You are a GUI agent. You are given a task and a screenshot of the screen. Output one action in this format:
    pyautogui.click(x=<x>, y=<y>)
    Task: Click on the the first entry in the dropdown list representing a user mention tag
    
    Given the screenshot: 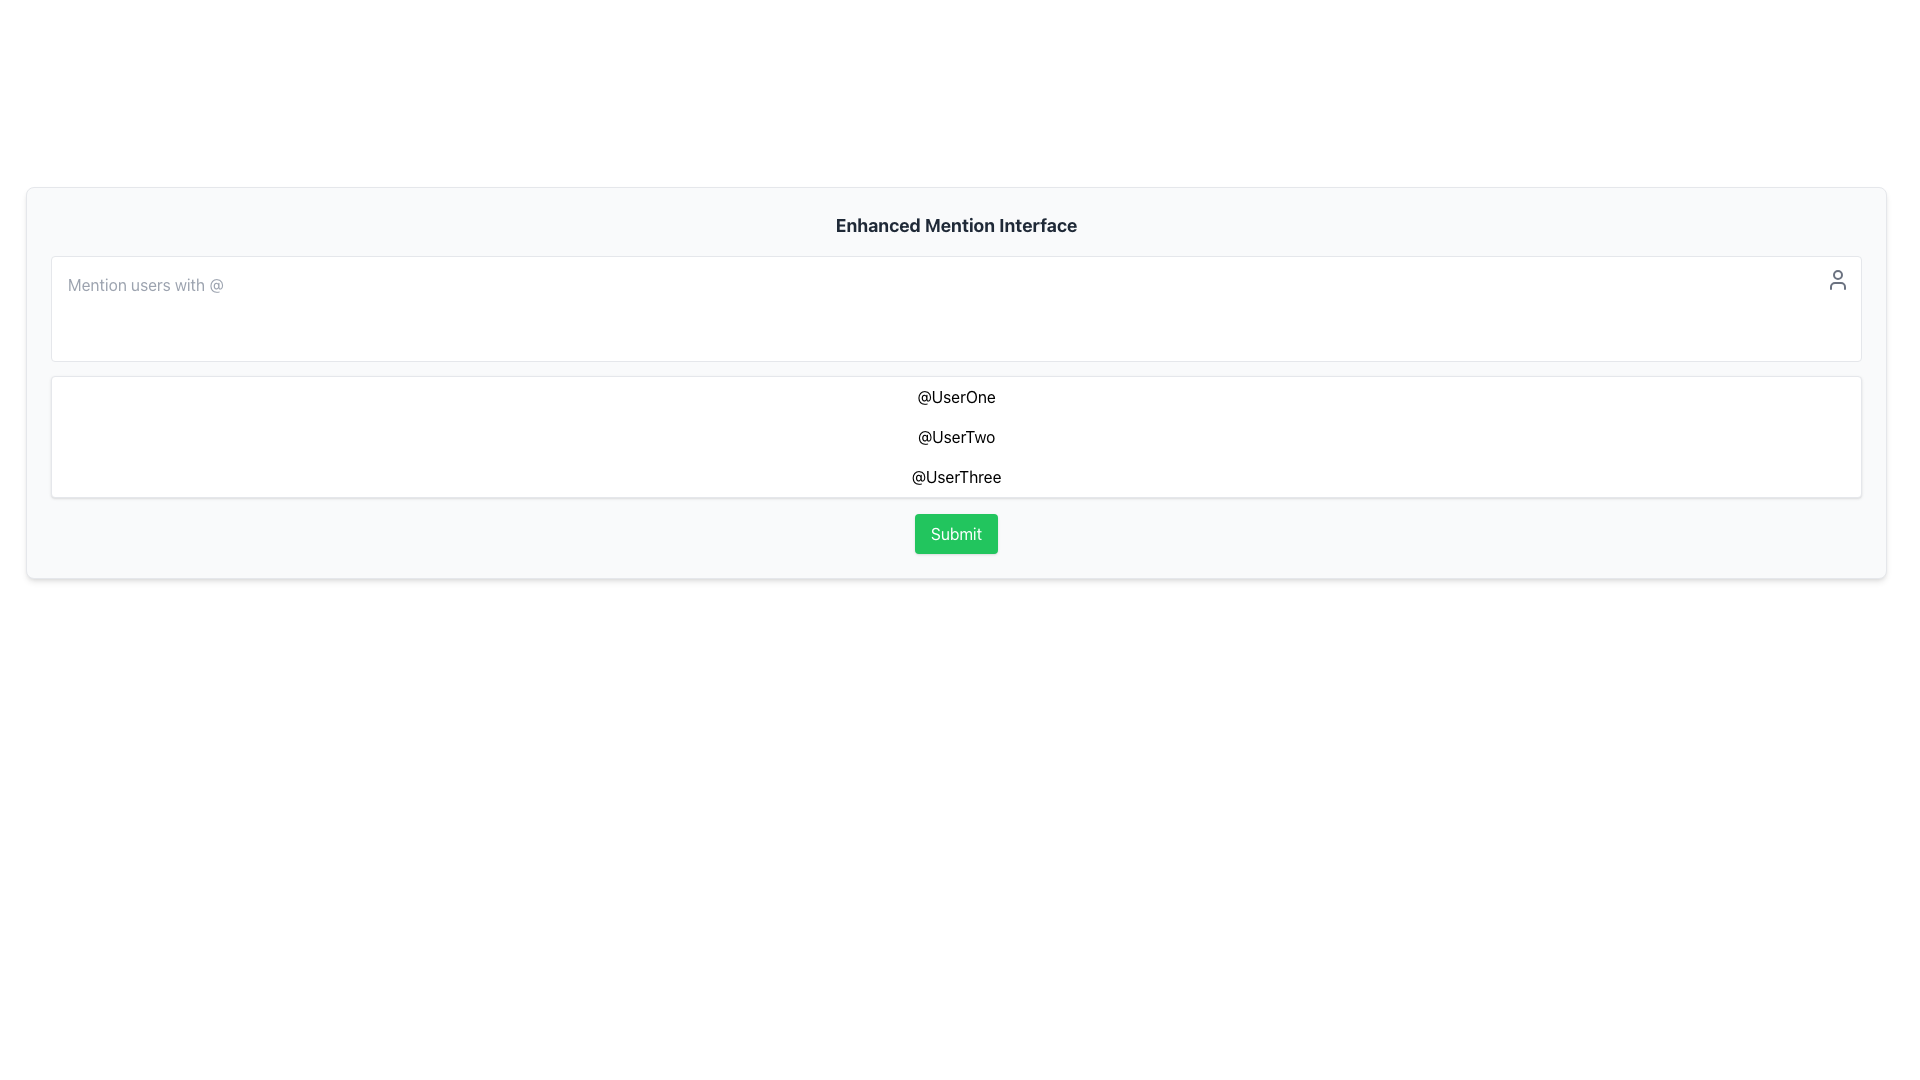 What is the action you would take?
    pyautogui.click(x=955, y=397)
    